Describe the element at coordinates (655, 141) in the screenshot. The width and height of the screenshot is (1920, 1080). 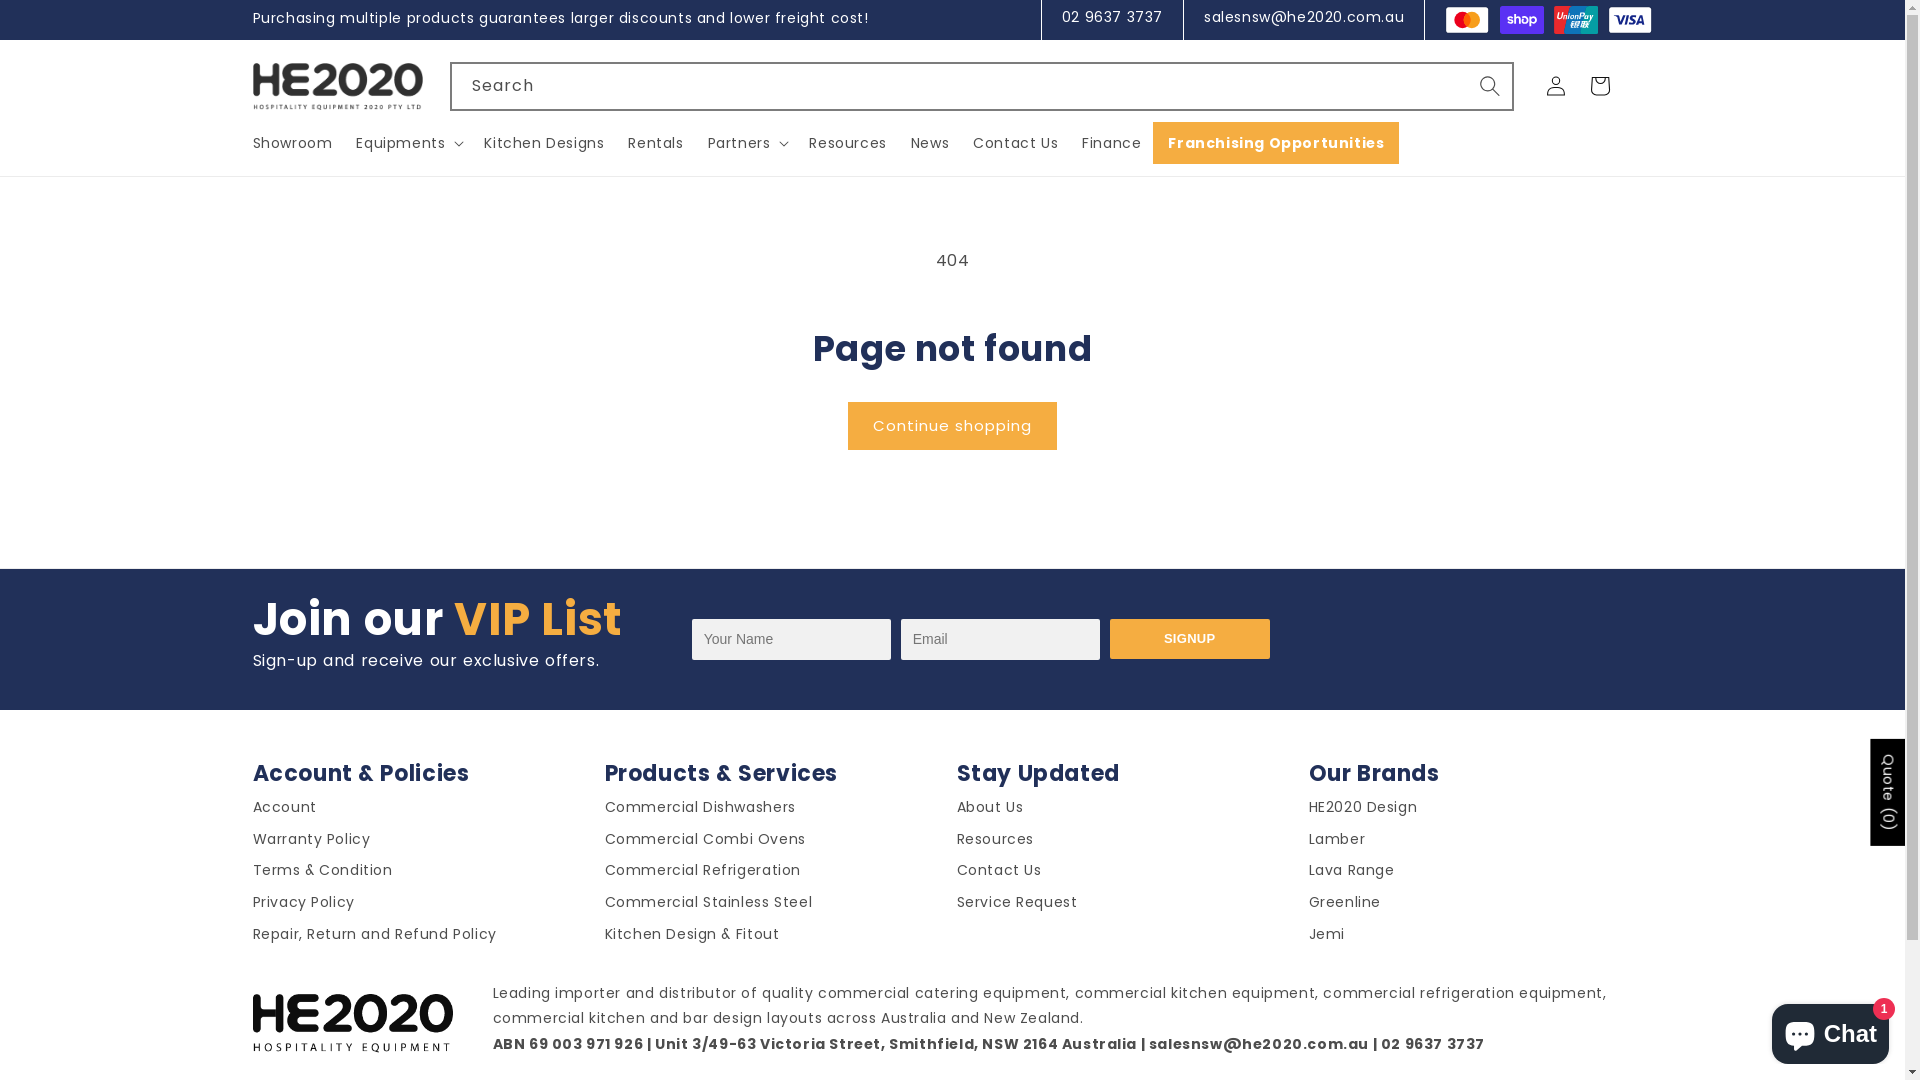
I see `'Rentals'` at that location.